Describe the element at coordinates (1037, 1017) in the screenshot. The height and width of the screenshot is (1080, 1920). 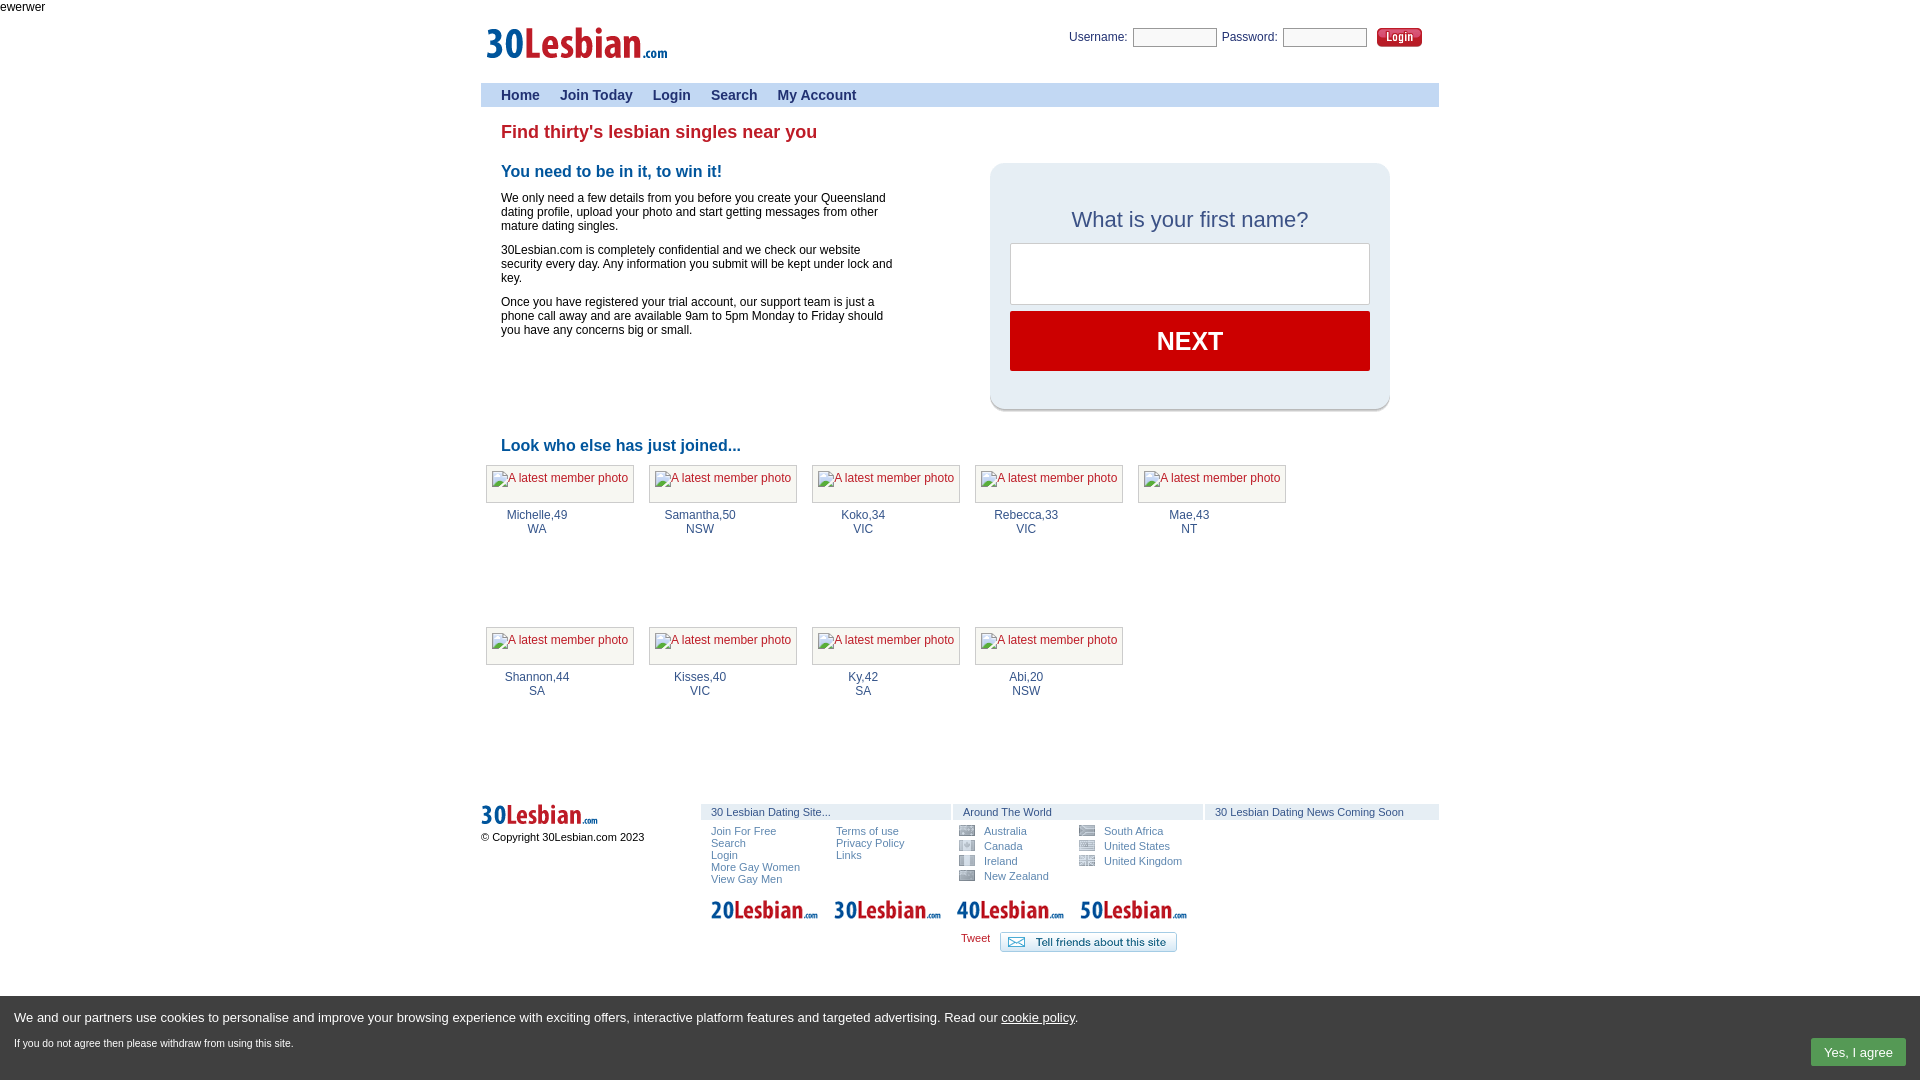
I see `'cookie policy'` at that location.